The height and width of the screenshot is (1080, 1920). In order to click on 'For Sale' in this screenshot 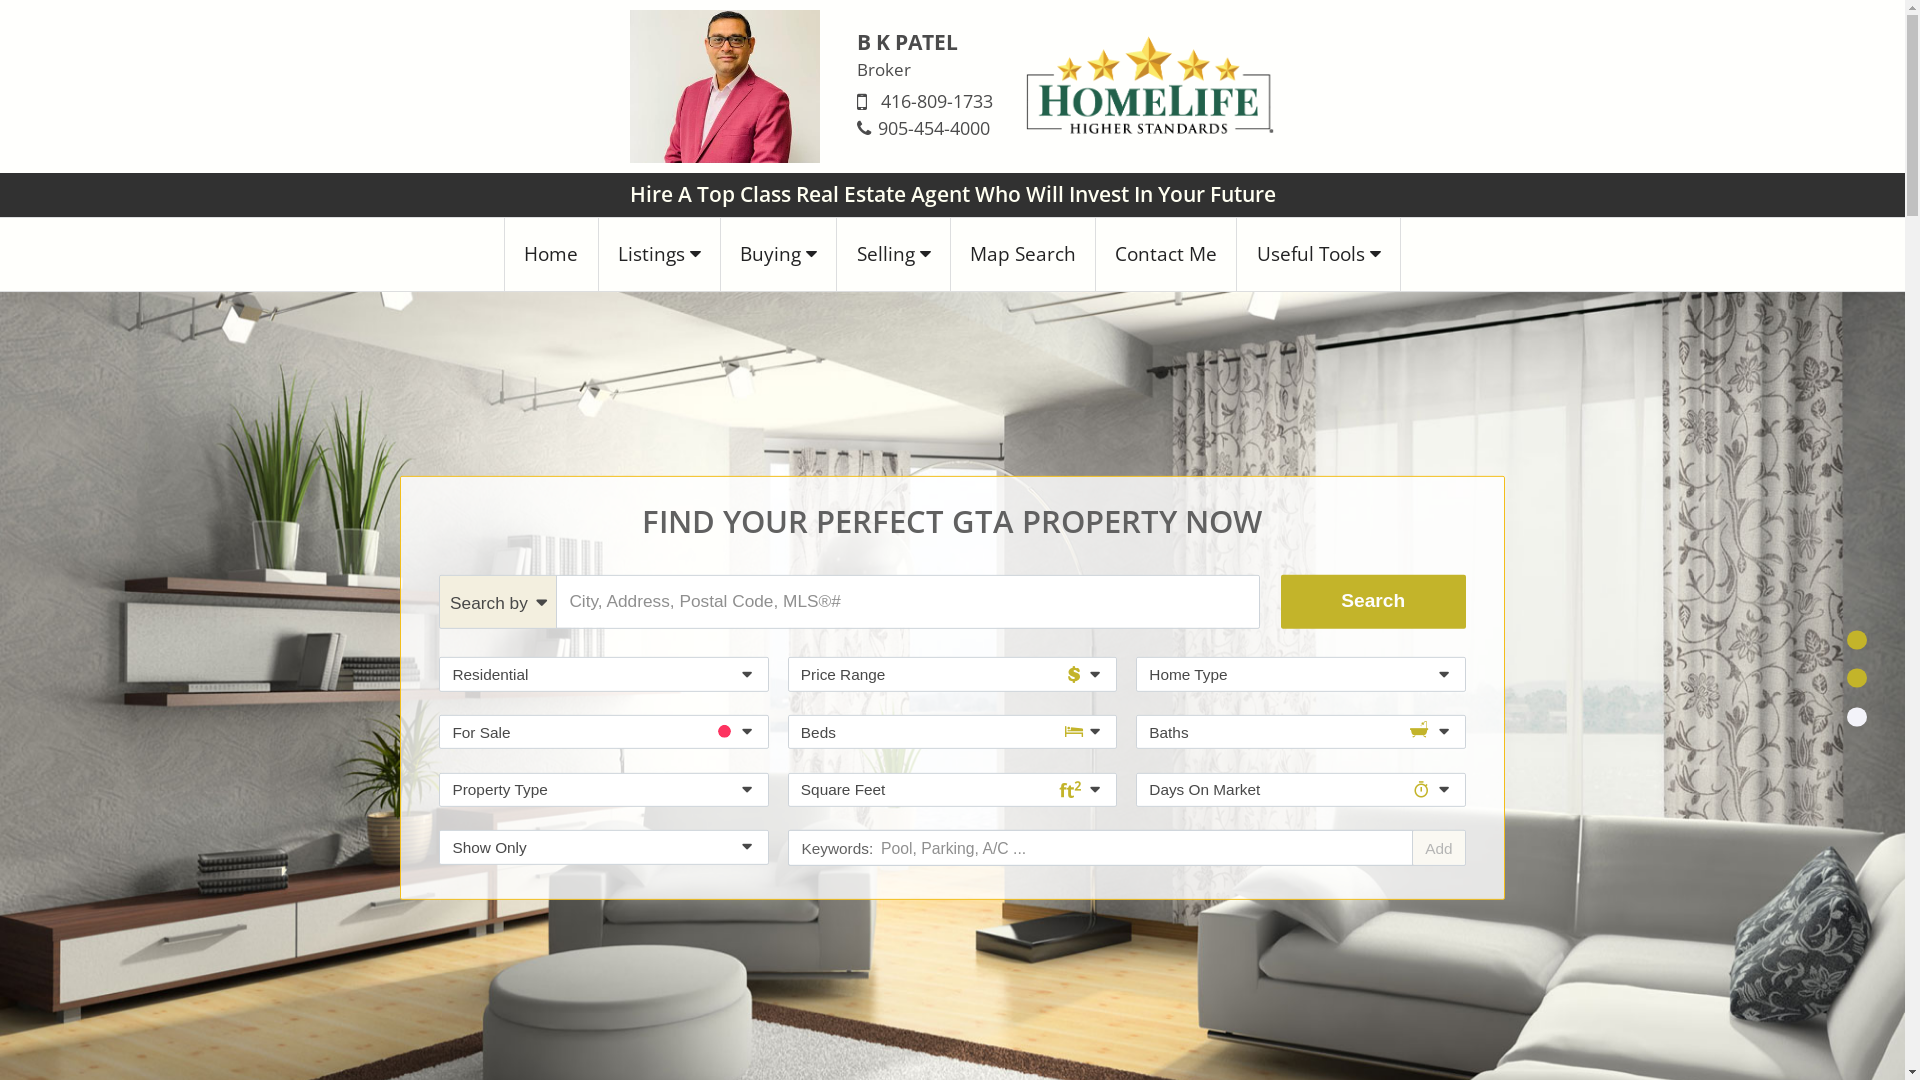, I will do `click(602, 732)`.